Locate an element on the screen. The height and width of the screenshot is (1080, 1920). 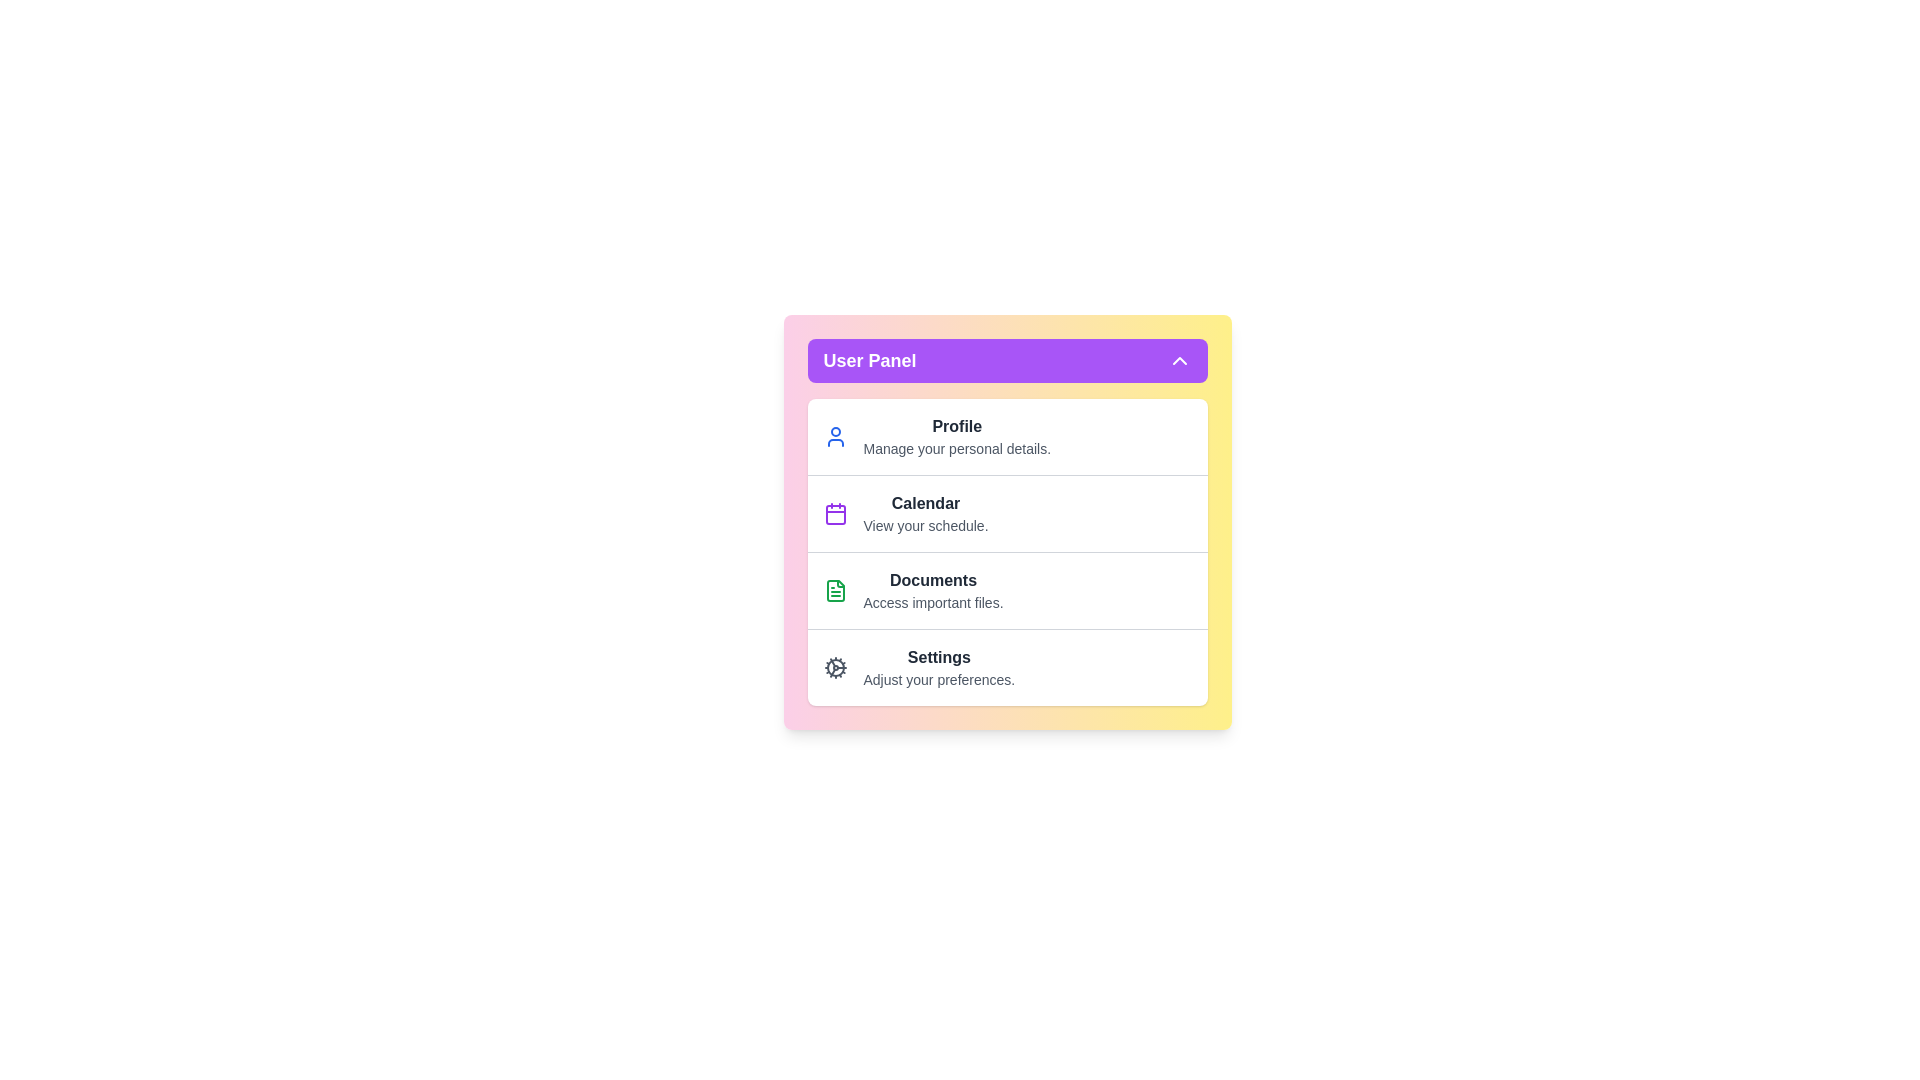
the text label that reads 'Adjust your preferences.' located beneath the 'Settings' title within the User Panel is located at coordinates (938, 678).